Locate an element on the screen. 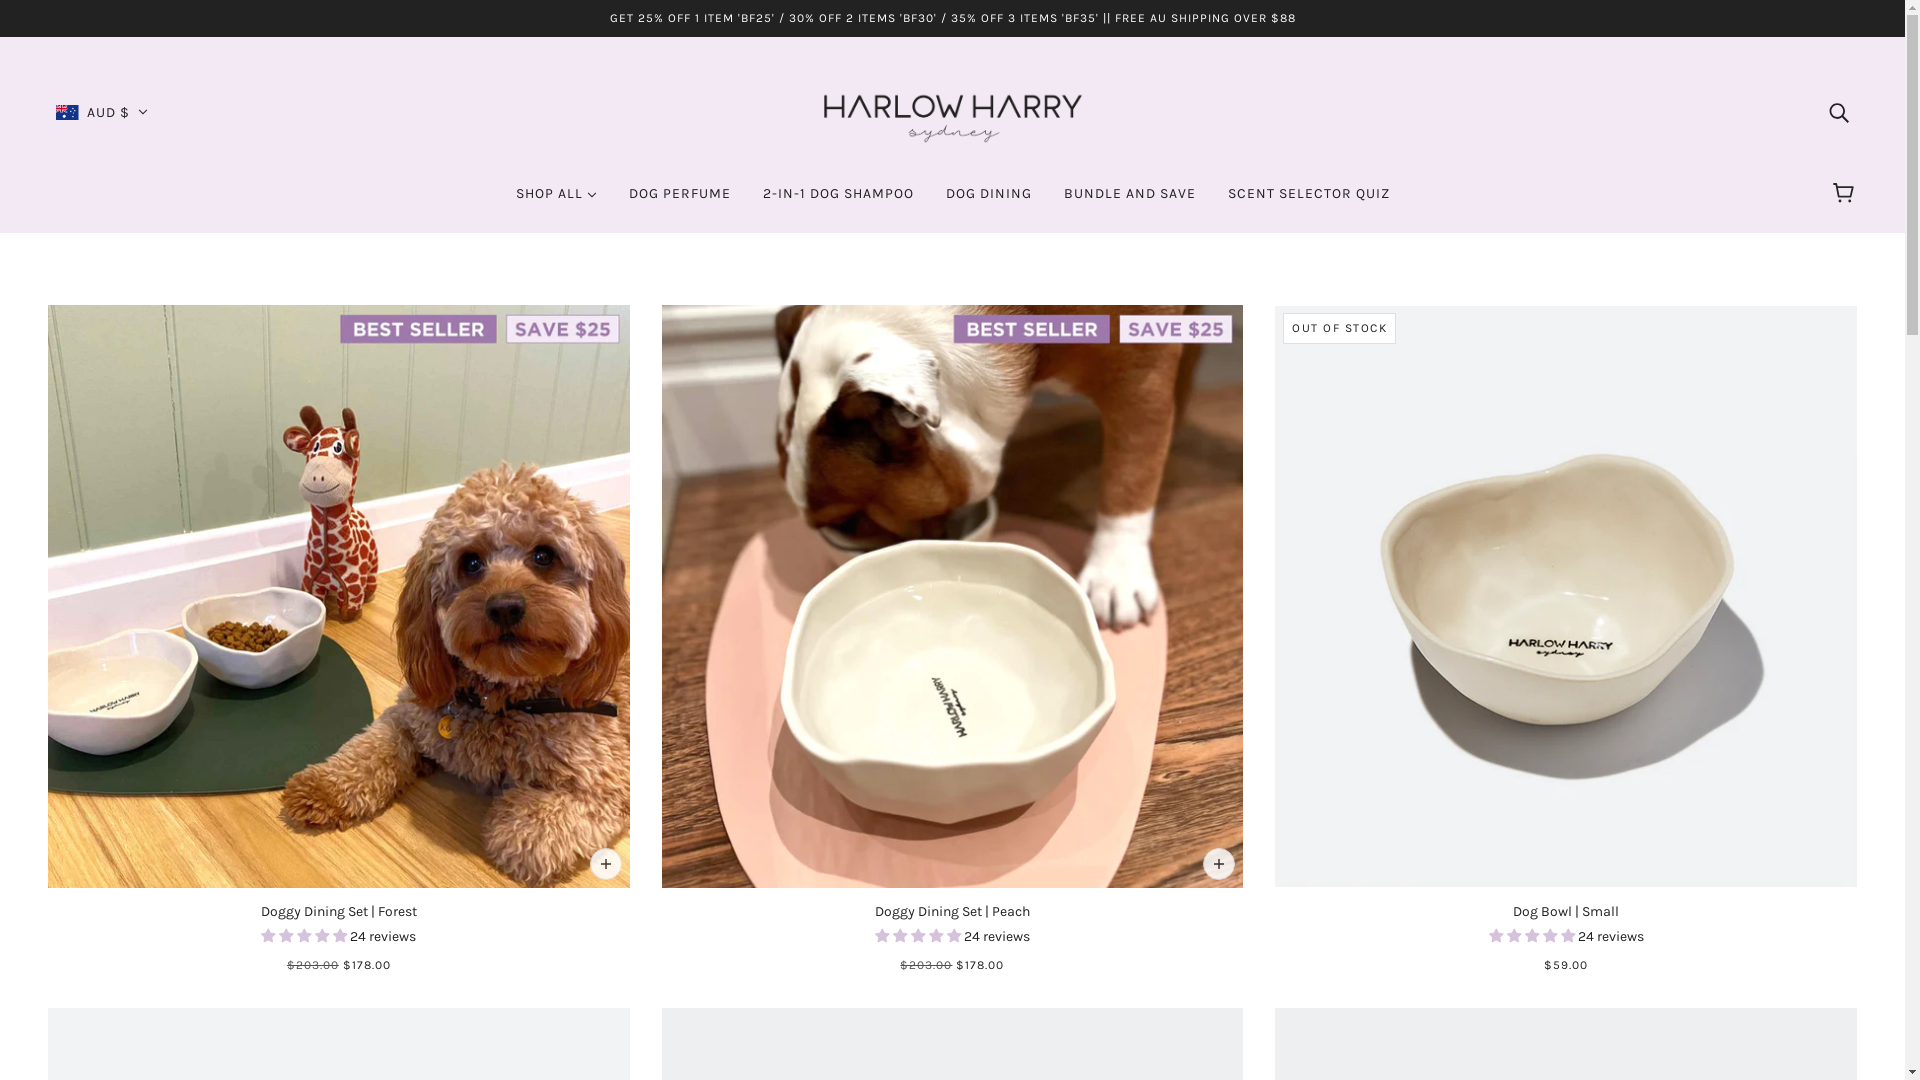  '2-IN-1 DOG SHAMPOO' is located at coordinates (837, 201).